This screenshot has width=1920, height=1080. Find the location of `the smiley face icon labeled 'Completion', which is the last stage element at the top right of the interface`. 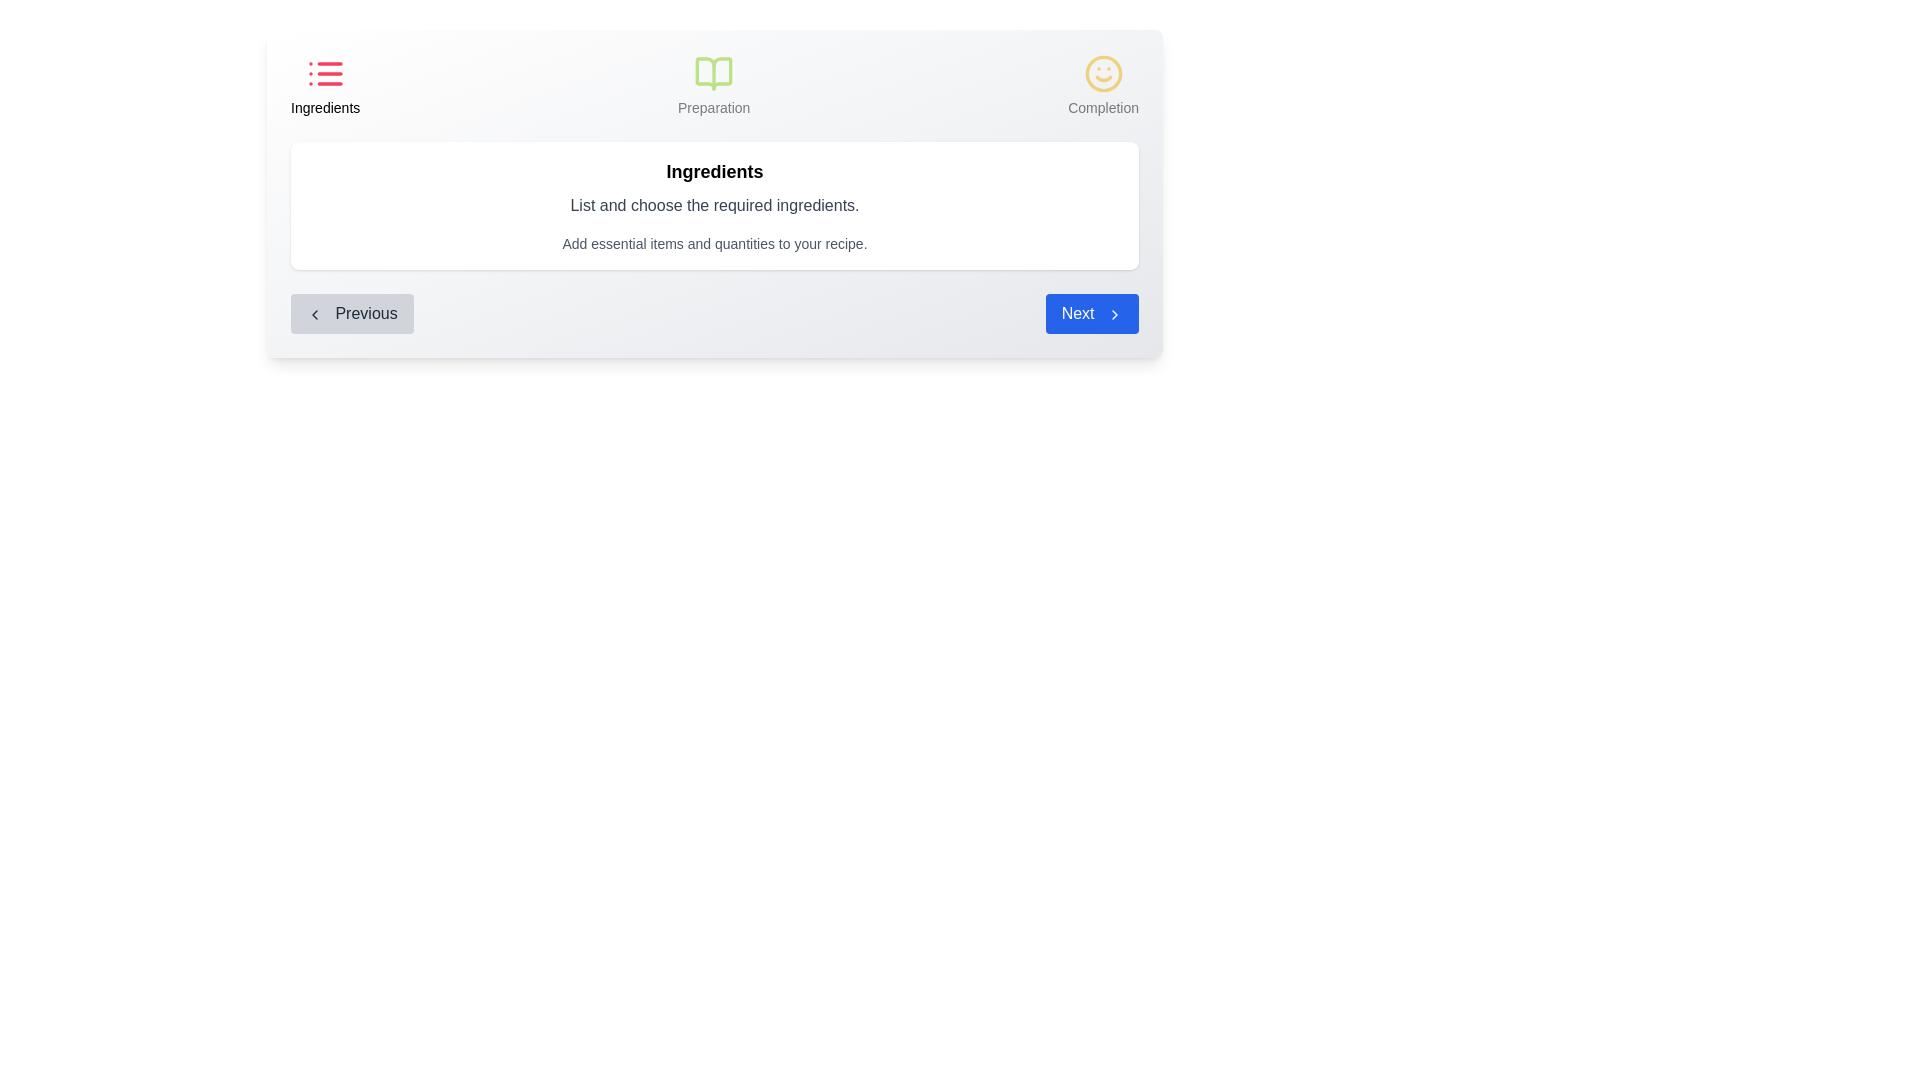

the smiley face icon labeled 'Completion', which is the last stage element at the top right of the interface is located at coordinates (1102, 84).